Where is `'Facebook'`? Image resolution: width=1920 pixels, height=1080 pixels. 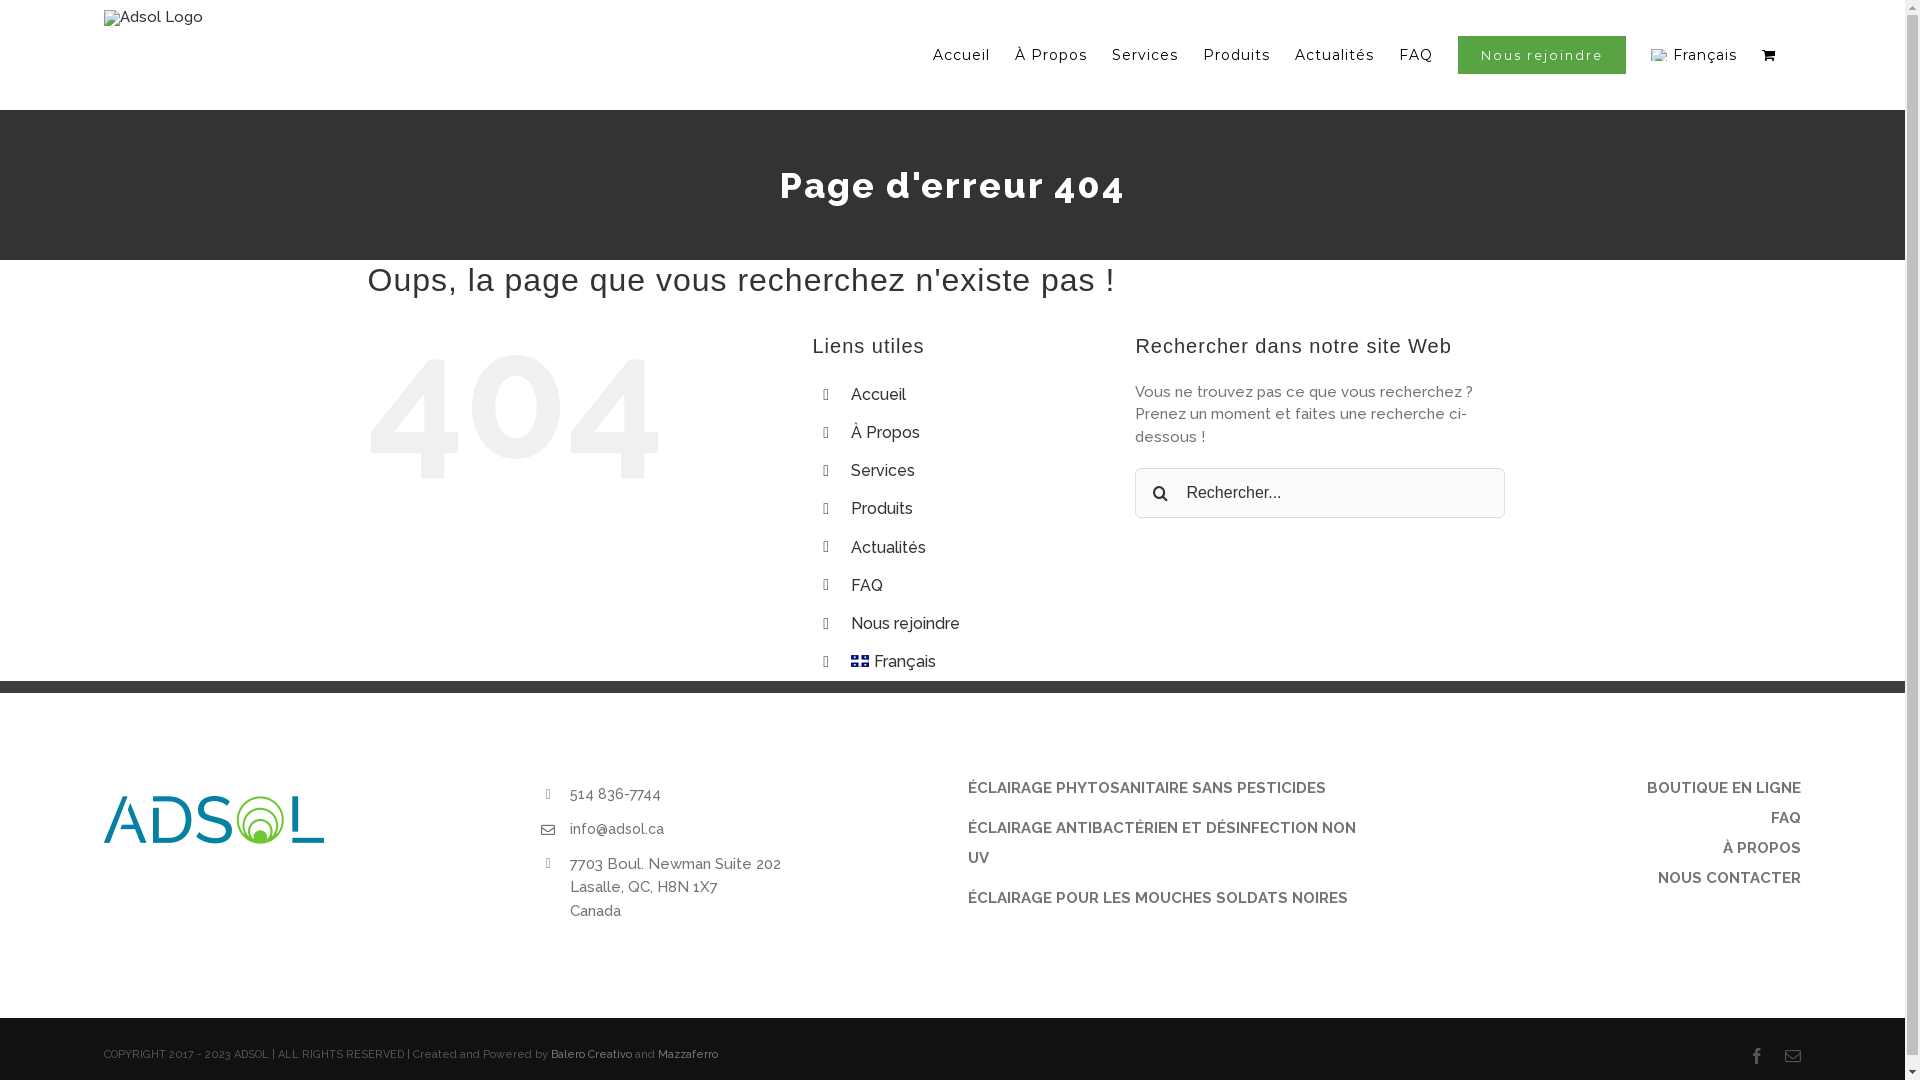 'Facebook' is located at coordinates (1755, 1055).